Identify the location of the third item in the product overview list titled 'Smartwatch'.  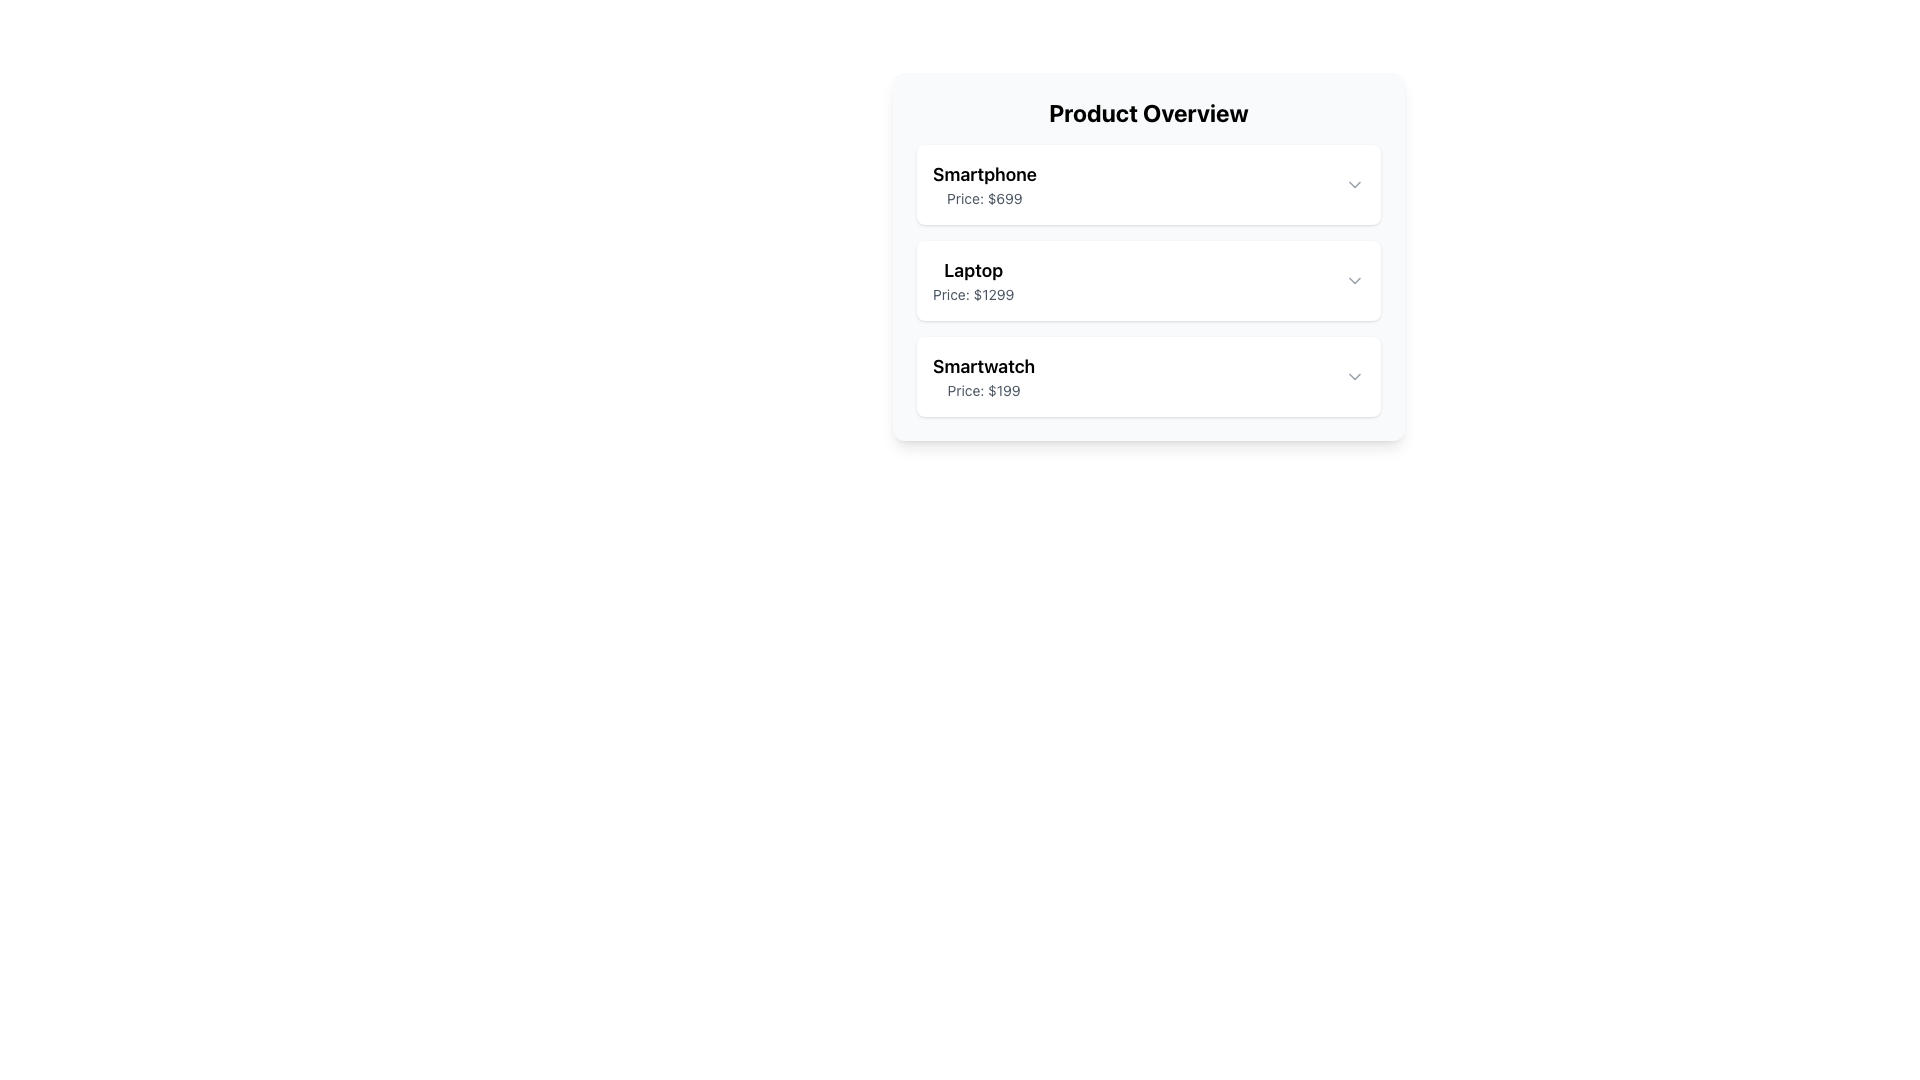
(1148, 377).